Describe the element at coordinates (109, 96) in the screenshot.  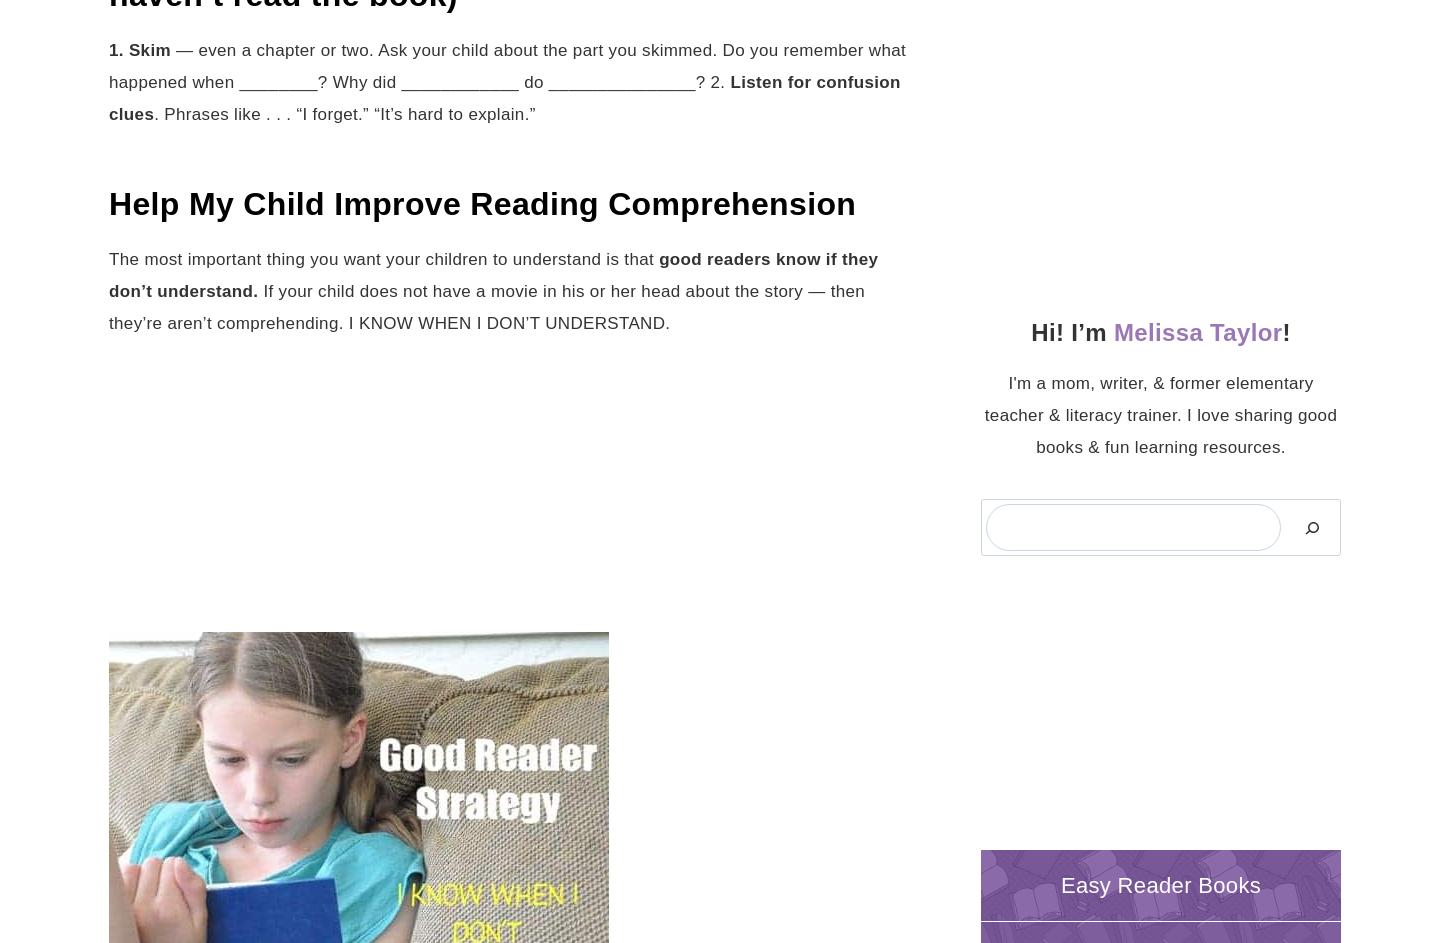
I see `'Listen for confusion clues'` at that location.